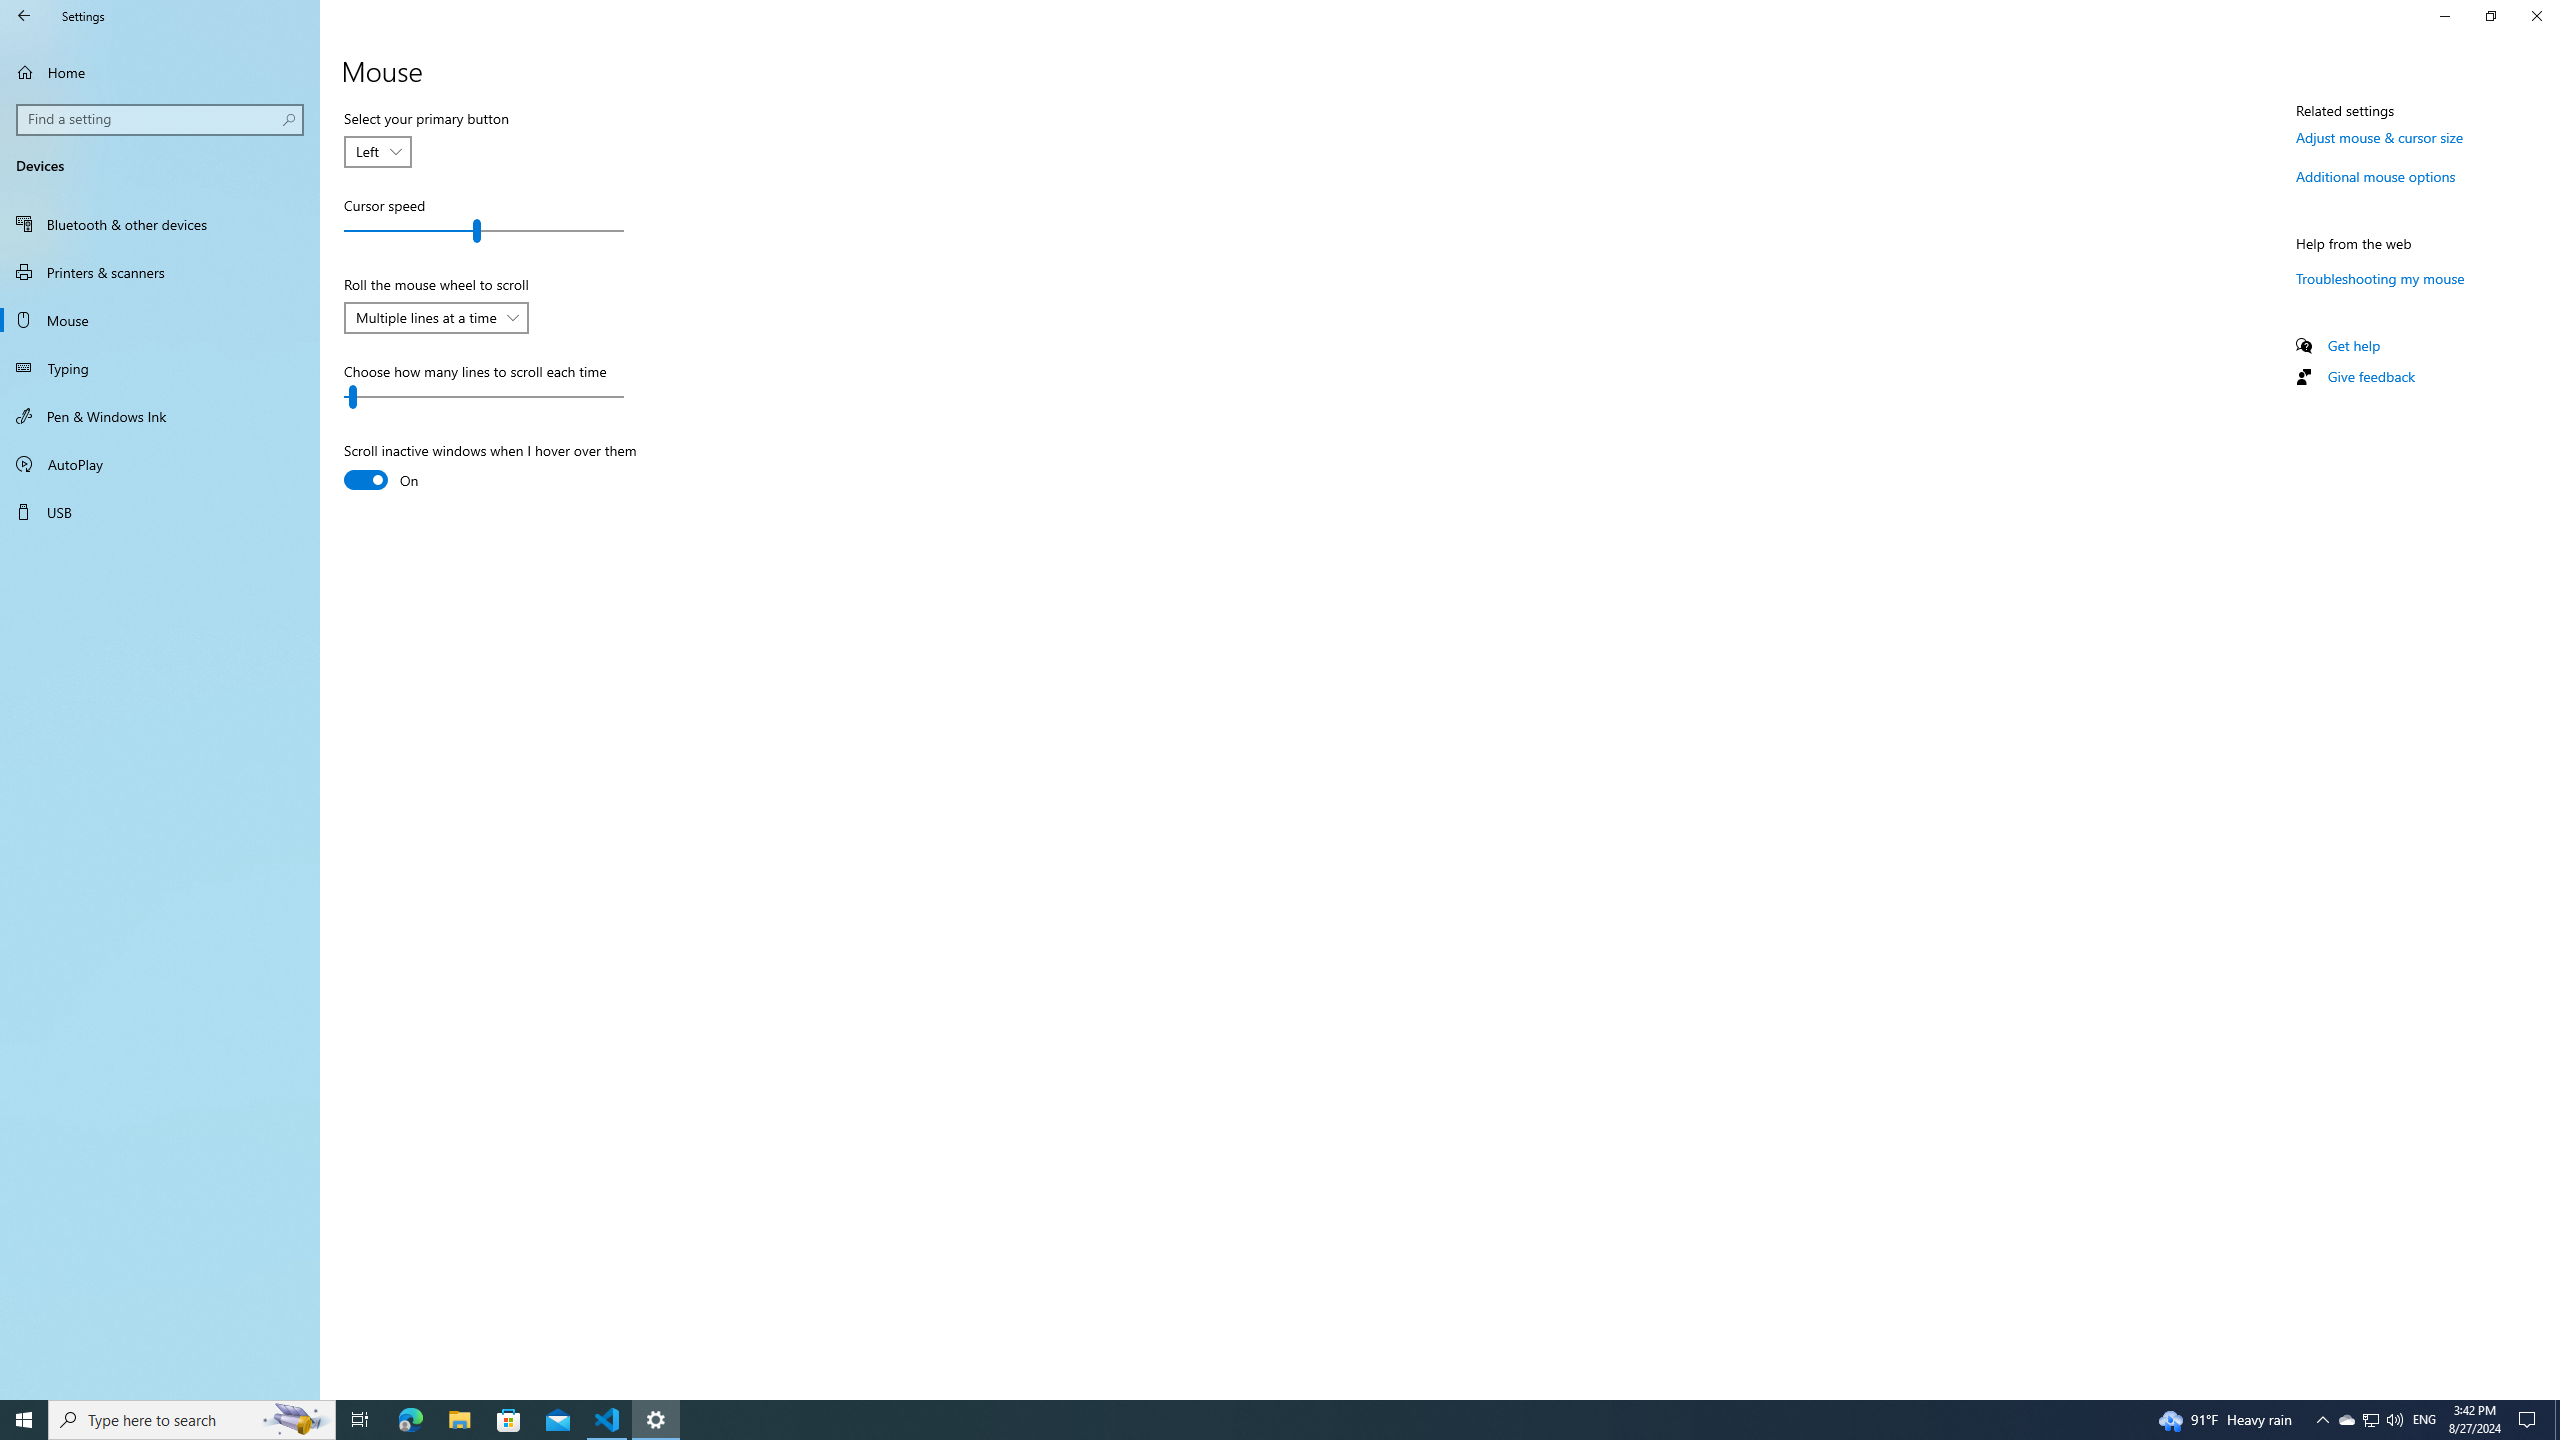 Image resolution: width=2560 pixels, height=1440 pixels. Describe the element at coordinates (159, 367) in the screenshot. I see `'Typing'` at that location.